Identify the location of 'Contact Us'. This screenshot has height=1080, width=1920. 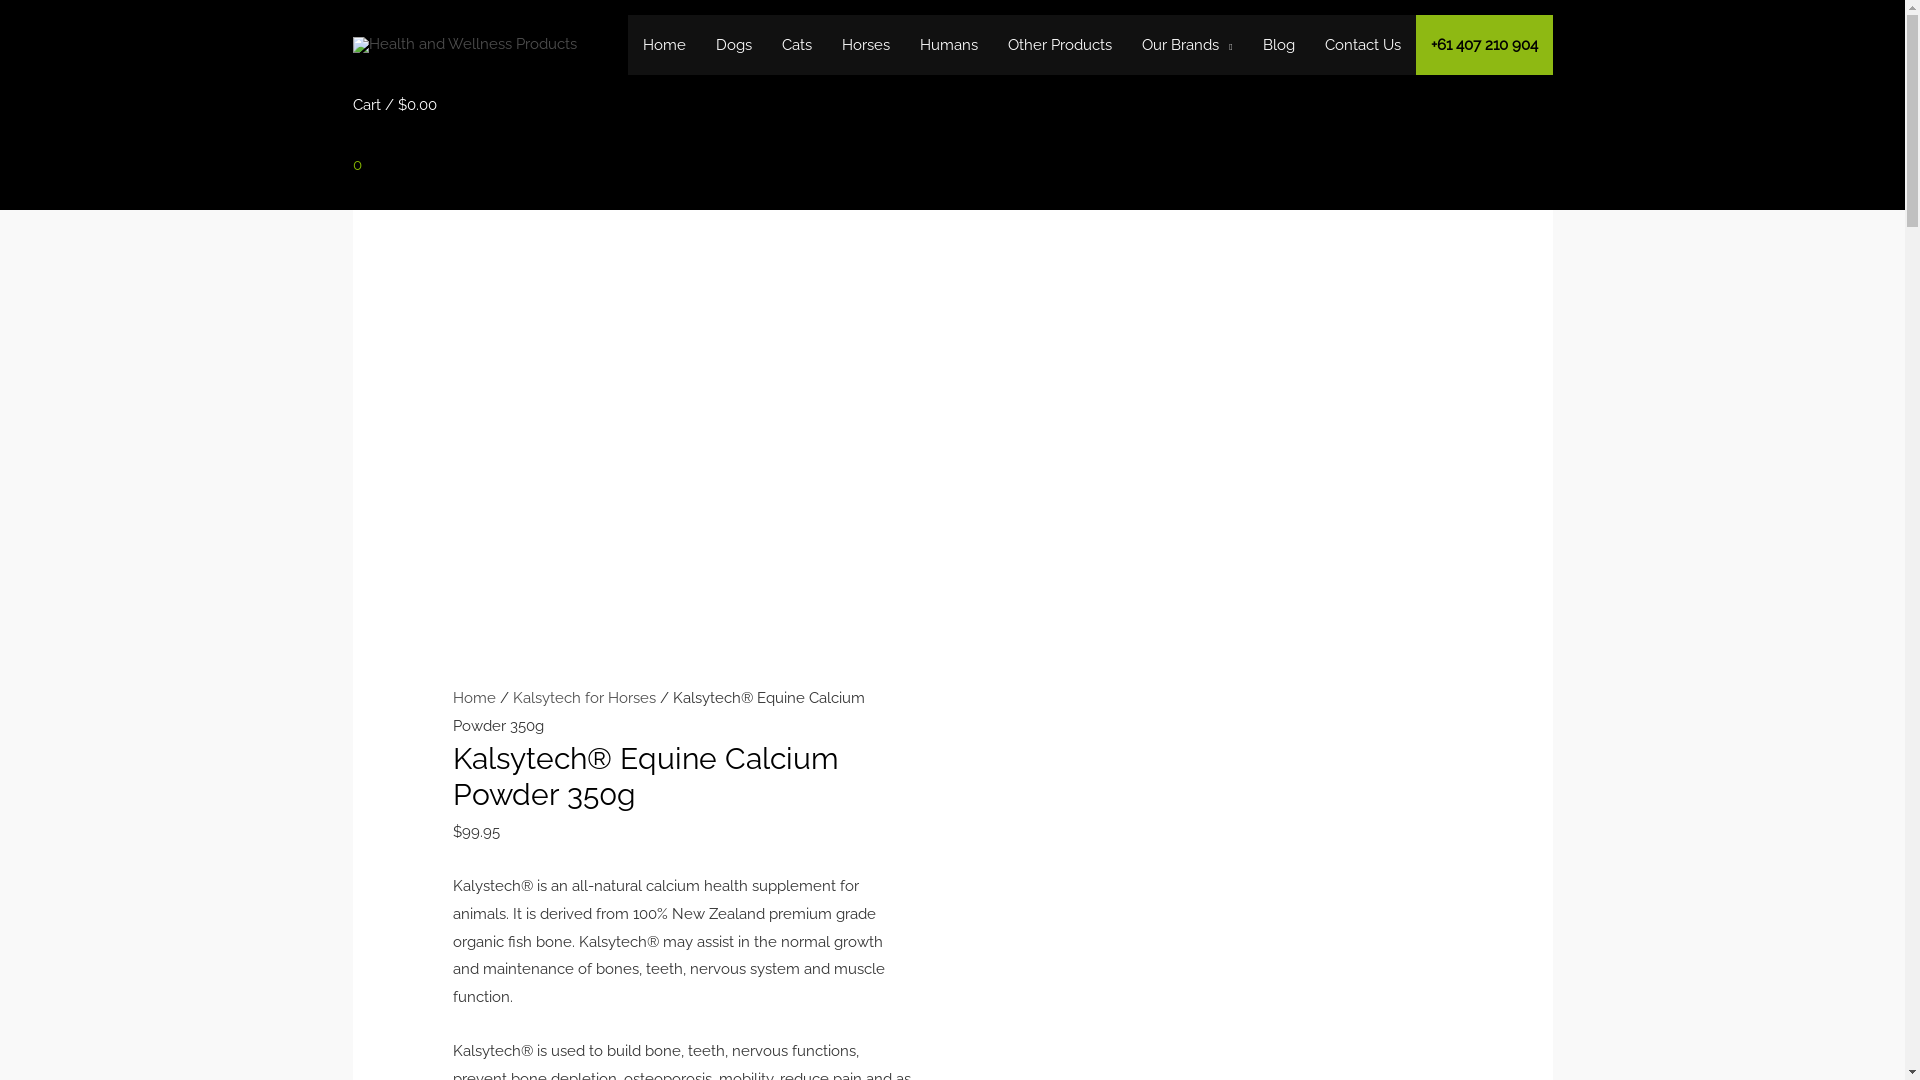
(1362, 45).